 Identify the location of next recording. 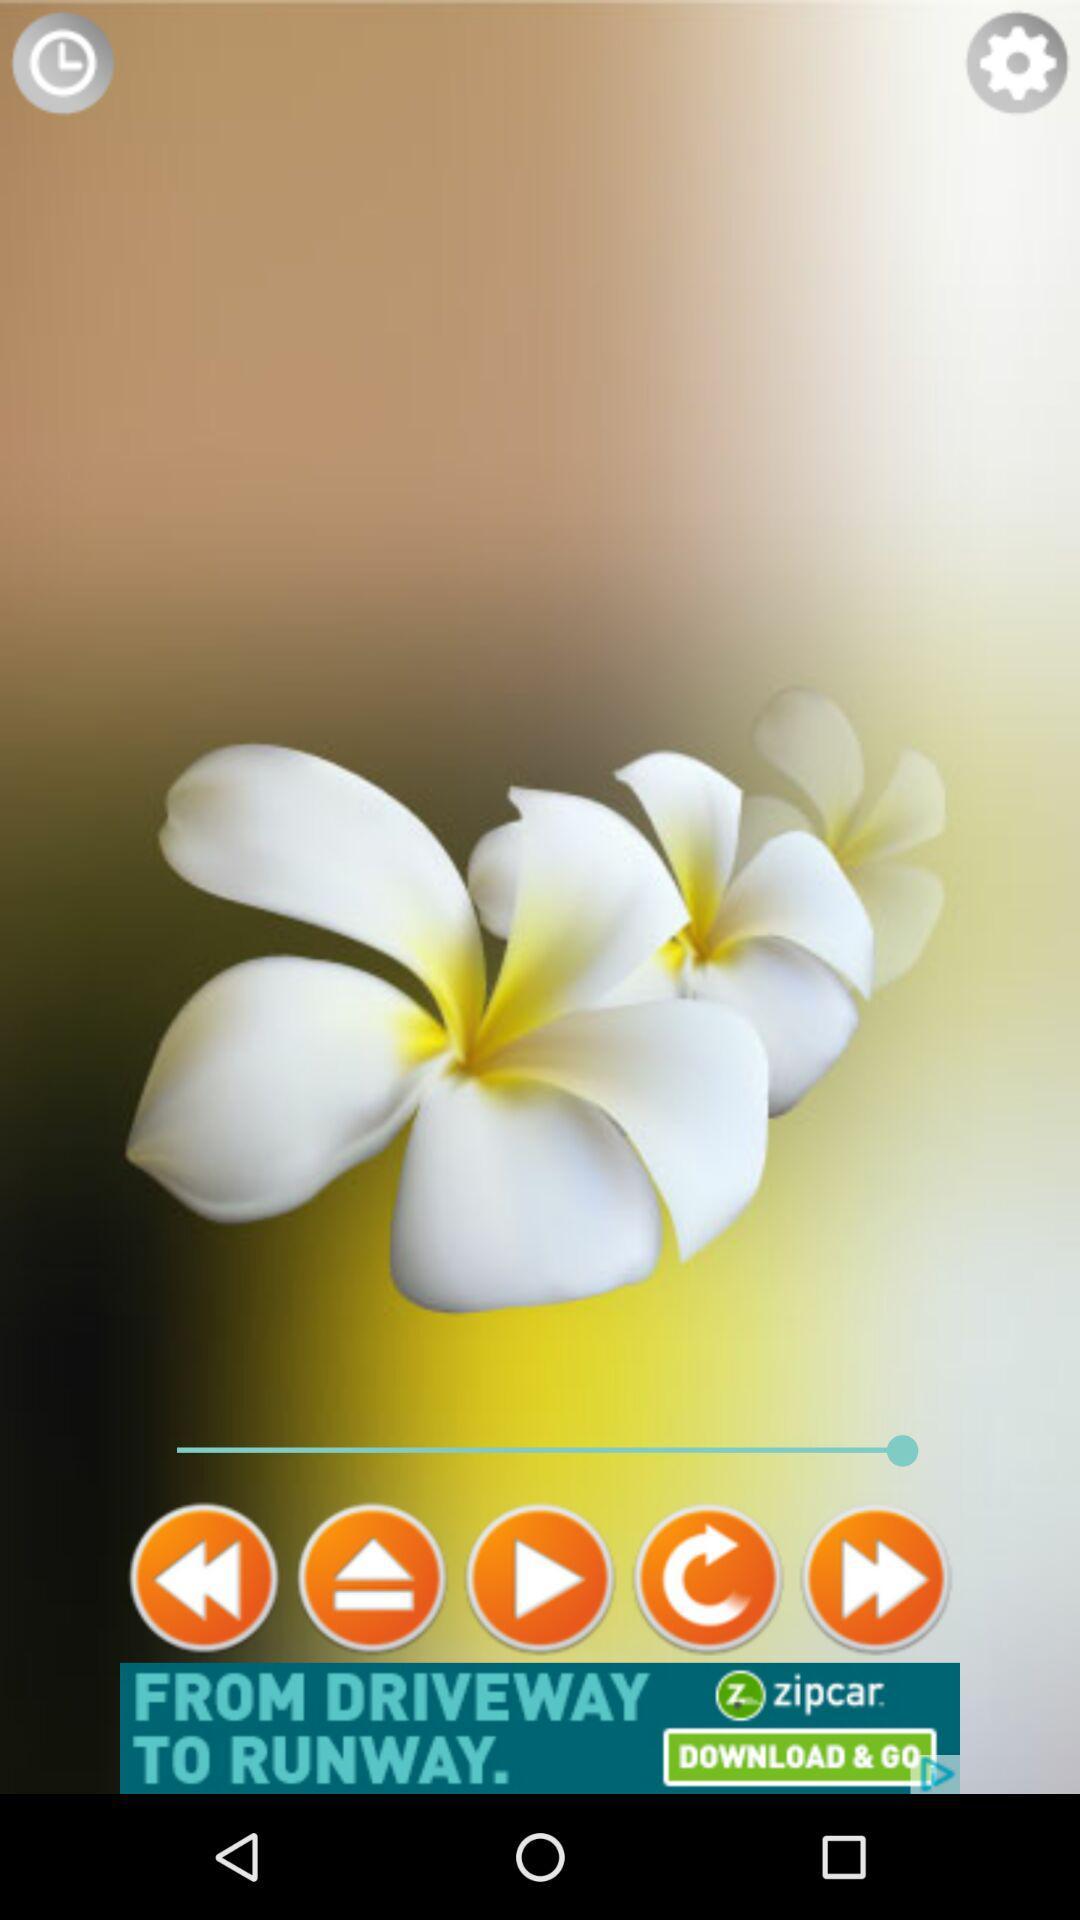
(874, 1577).